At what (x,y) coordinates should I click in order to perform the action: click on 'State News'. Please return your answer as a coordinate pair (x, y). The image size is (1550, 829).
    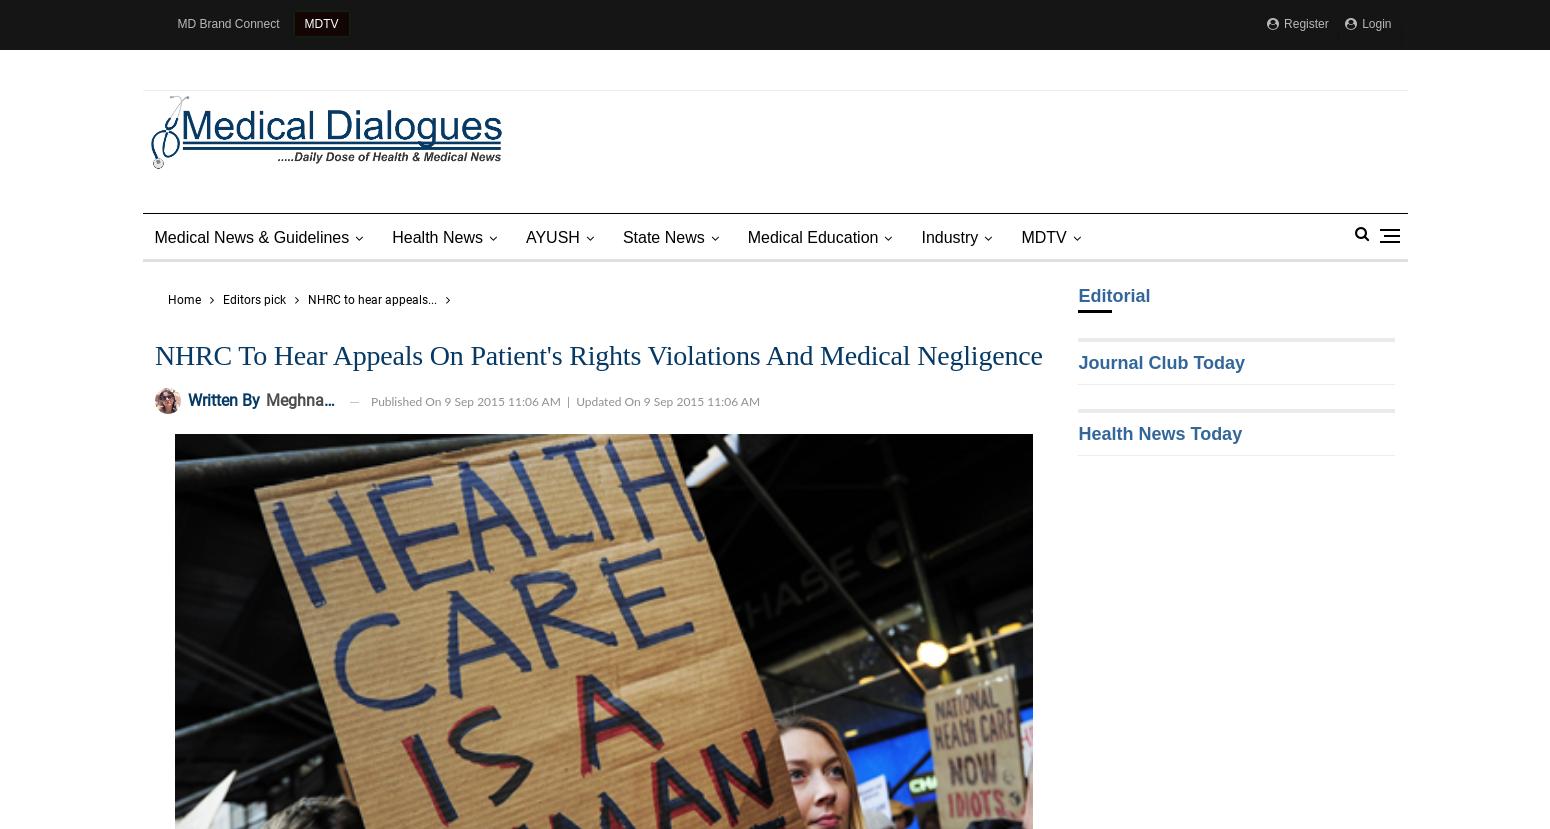
    Looking at the image, I should click on (661, 236).